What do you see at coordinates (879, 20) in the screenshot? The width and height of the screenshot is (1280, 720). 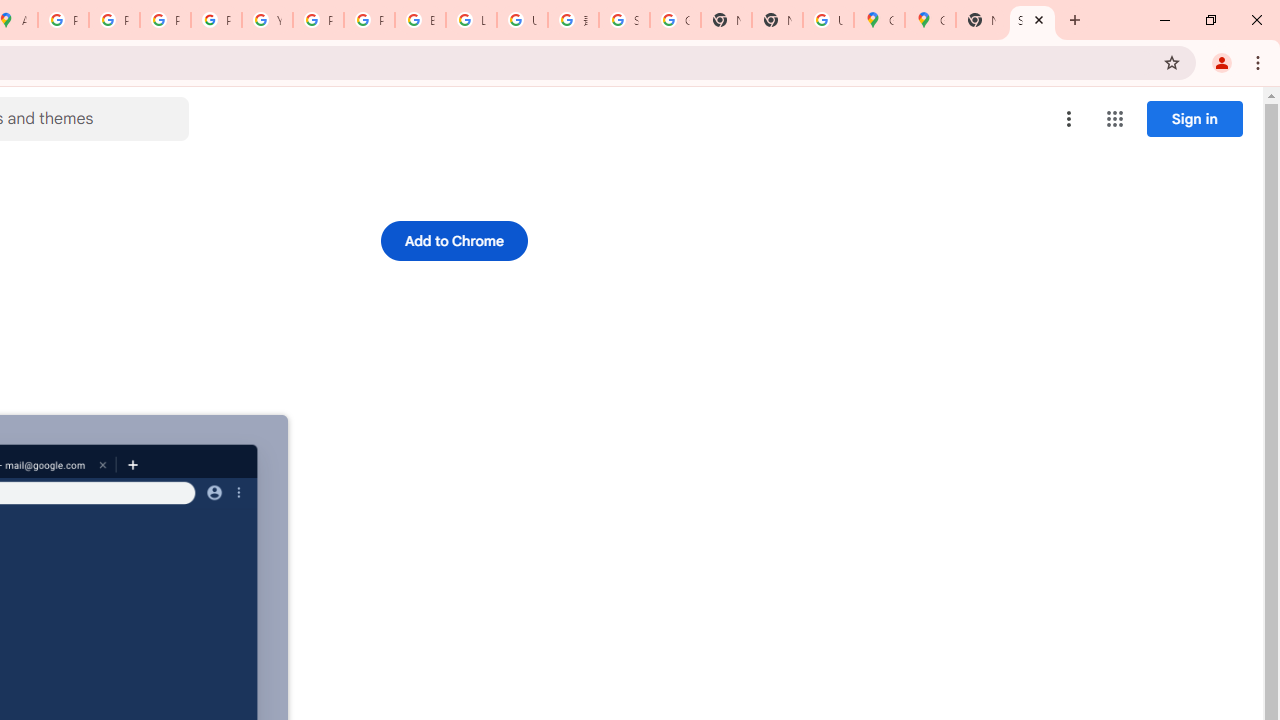 I see `'Google Maps'` at bounding box center [879, 20].